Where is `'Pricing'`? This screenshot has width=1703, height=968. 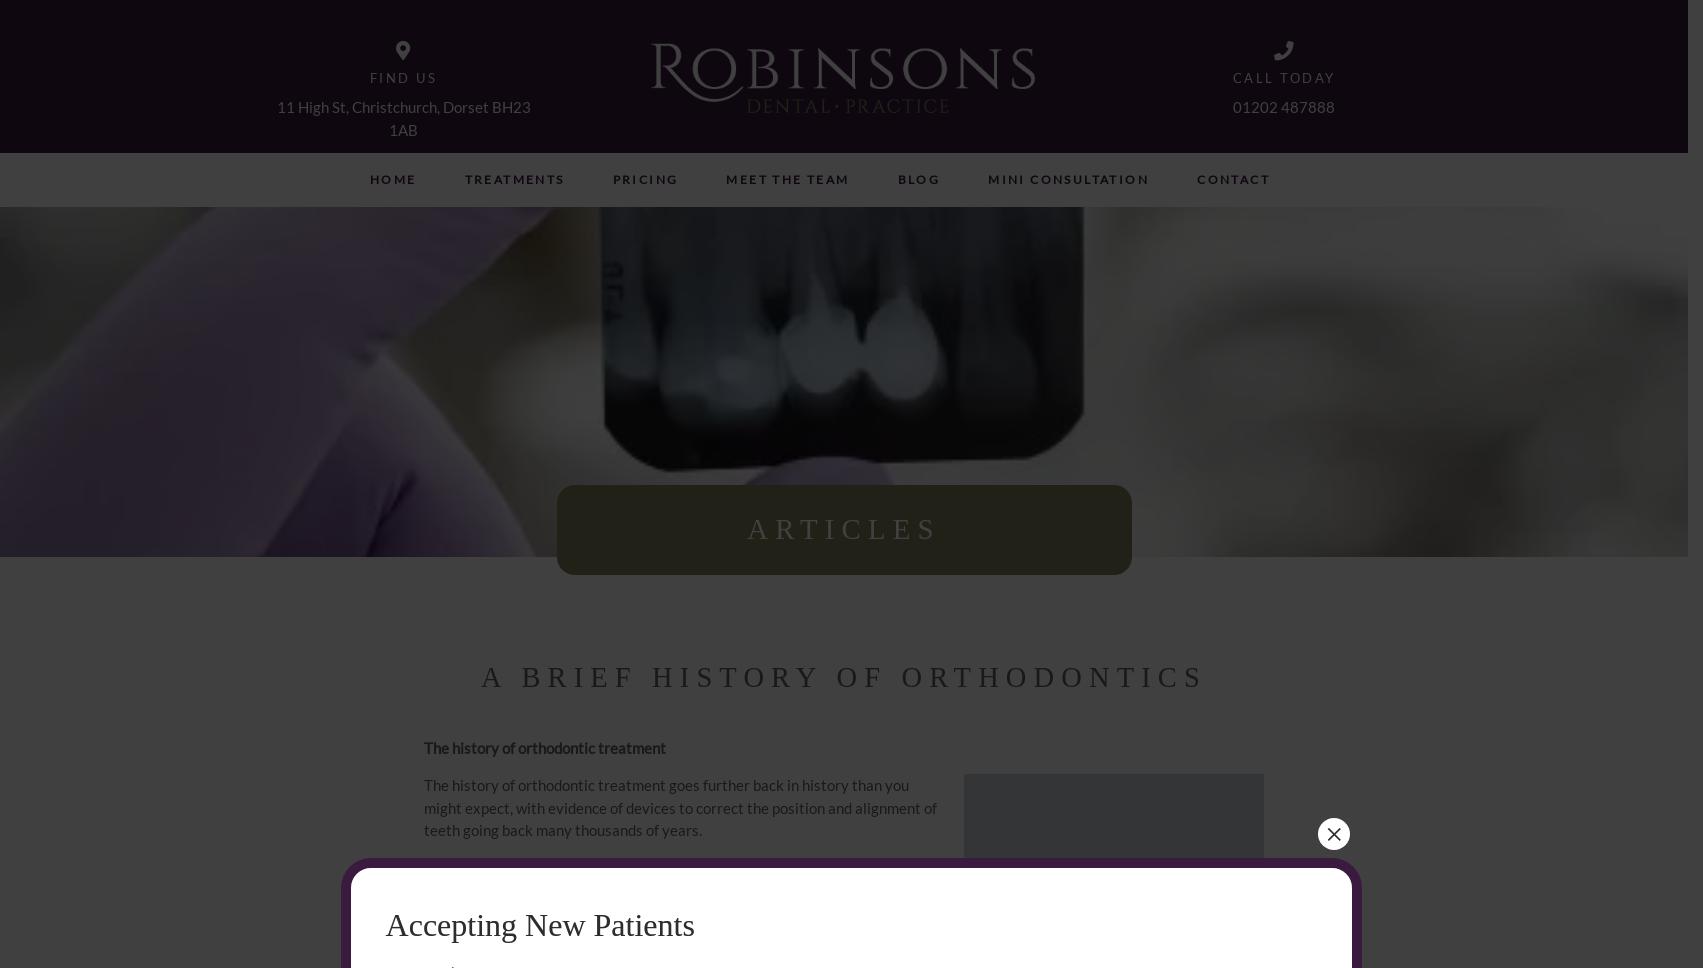 'Pricing' is located at coordinates (643, 179).